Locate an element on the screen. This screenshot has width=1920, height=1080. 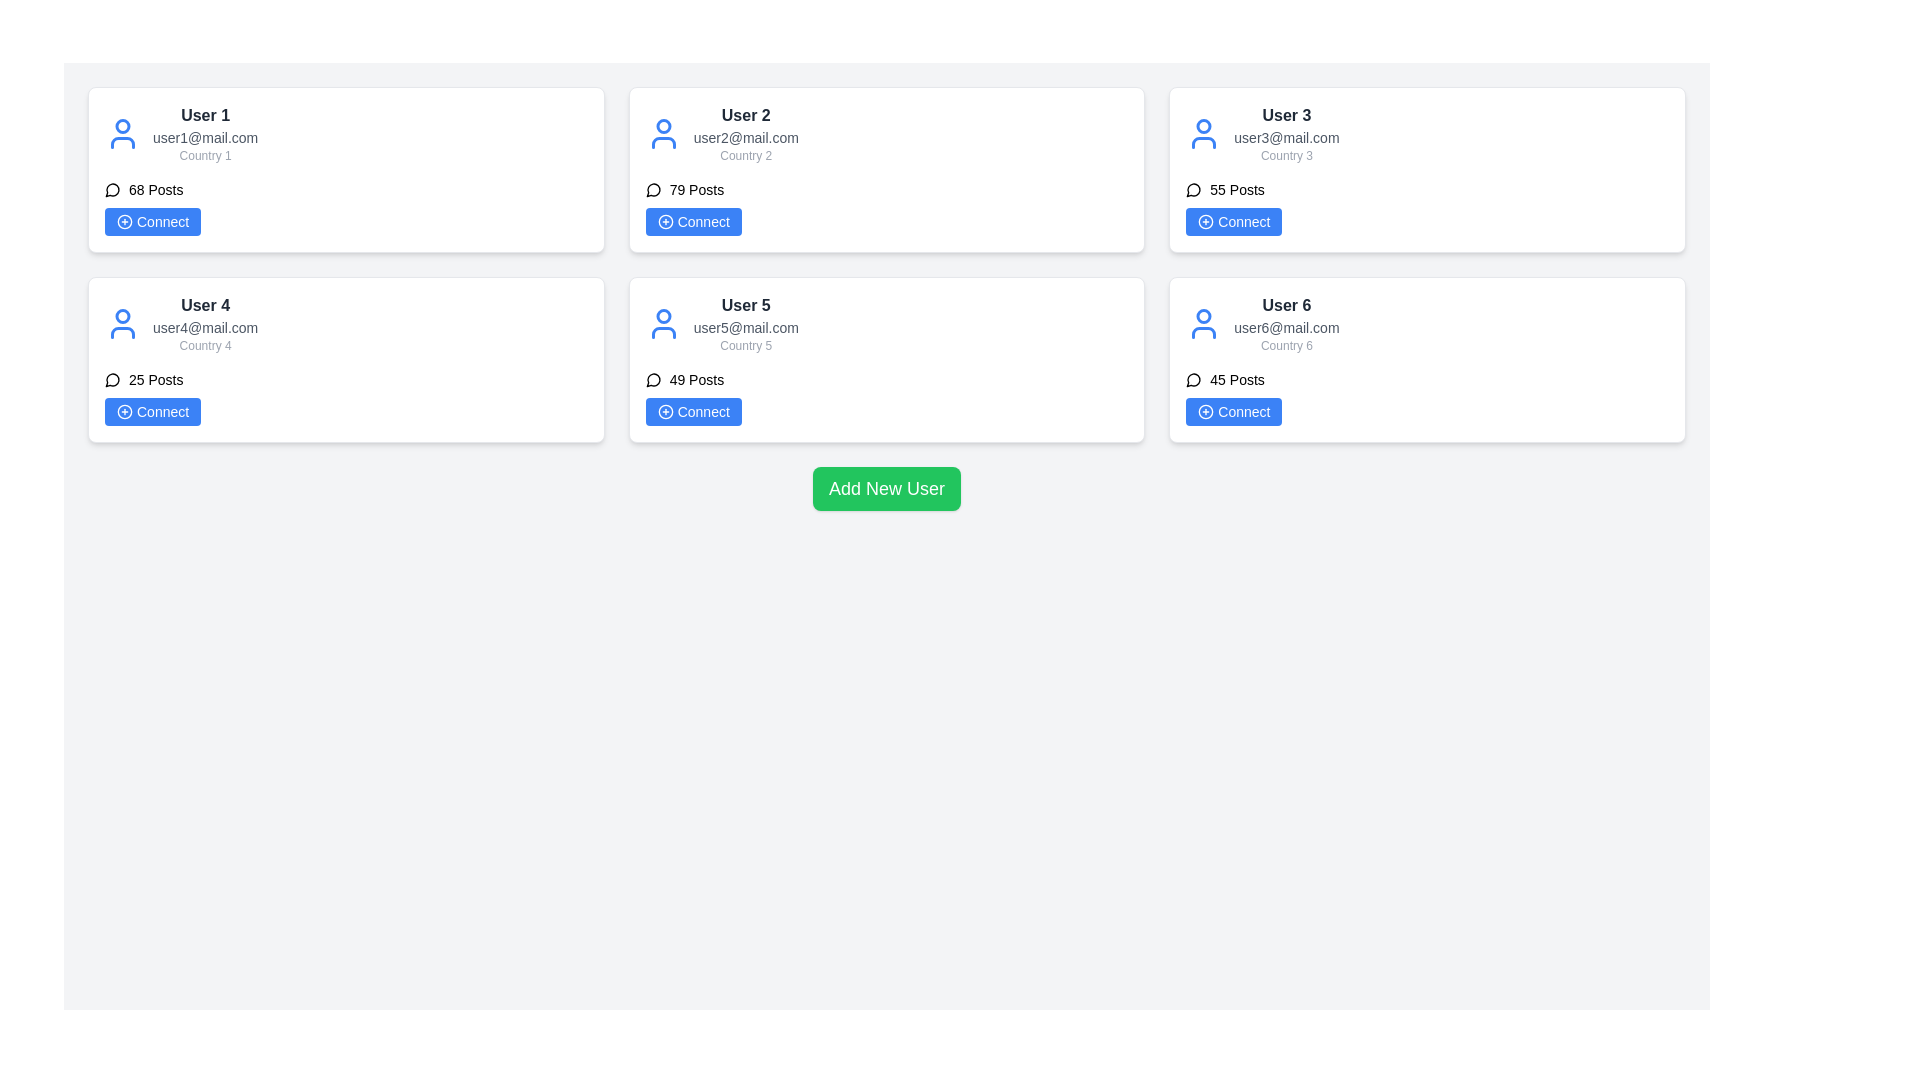
the text label displaying 'Country 4' in light gray font, which is located below the user's email address and above the post count within the 'User 4' profile card is located at coordinates (205, 345).